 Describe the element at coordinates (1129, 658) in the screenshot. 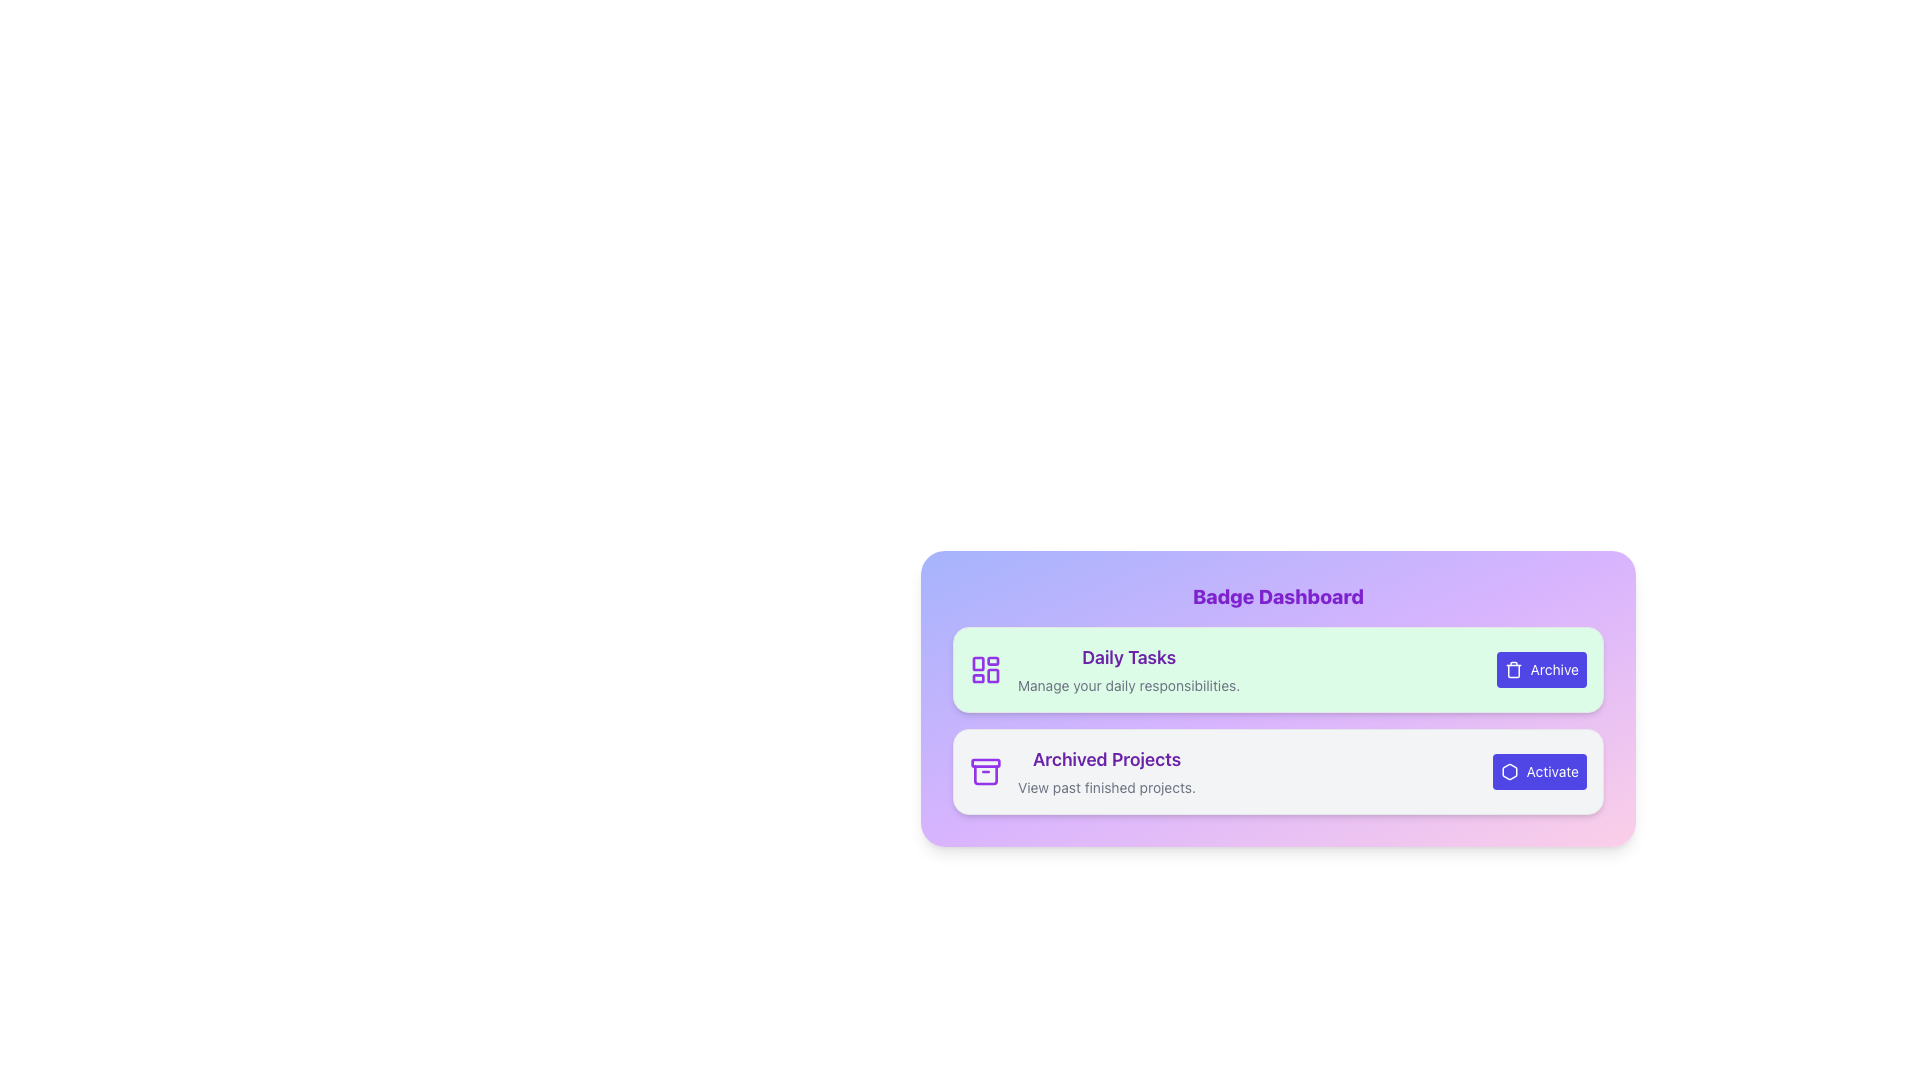

I see `'Daily Tasks' text label that is displayed in bold purple font at the top of the green background section, located in the upper-left corner of the card-like structure` at that location.